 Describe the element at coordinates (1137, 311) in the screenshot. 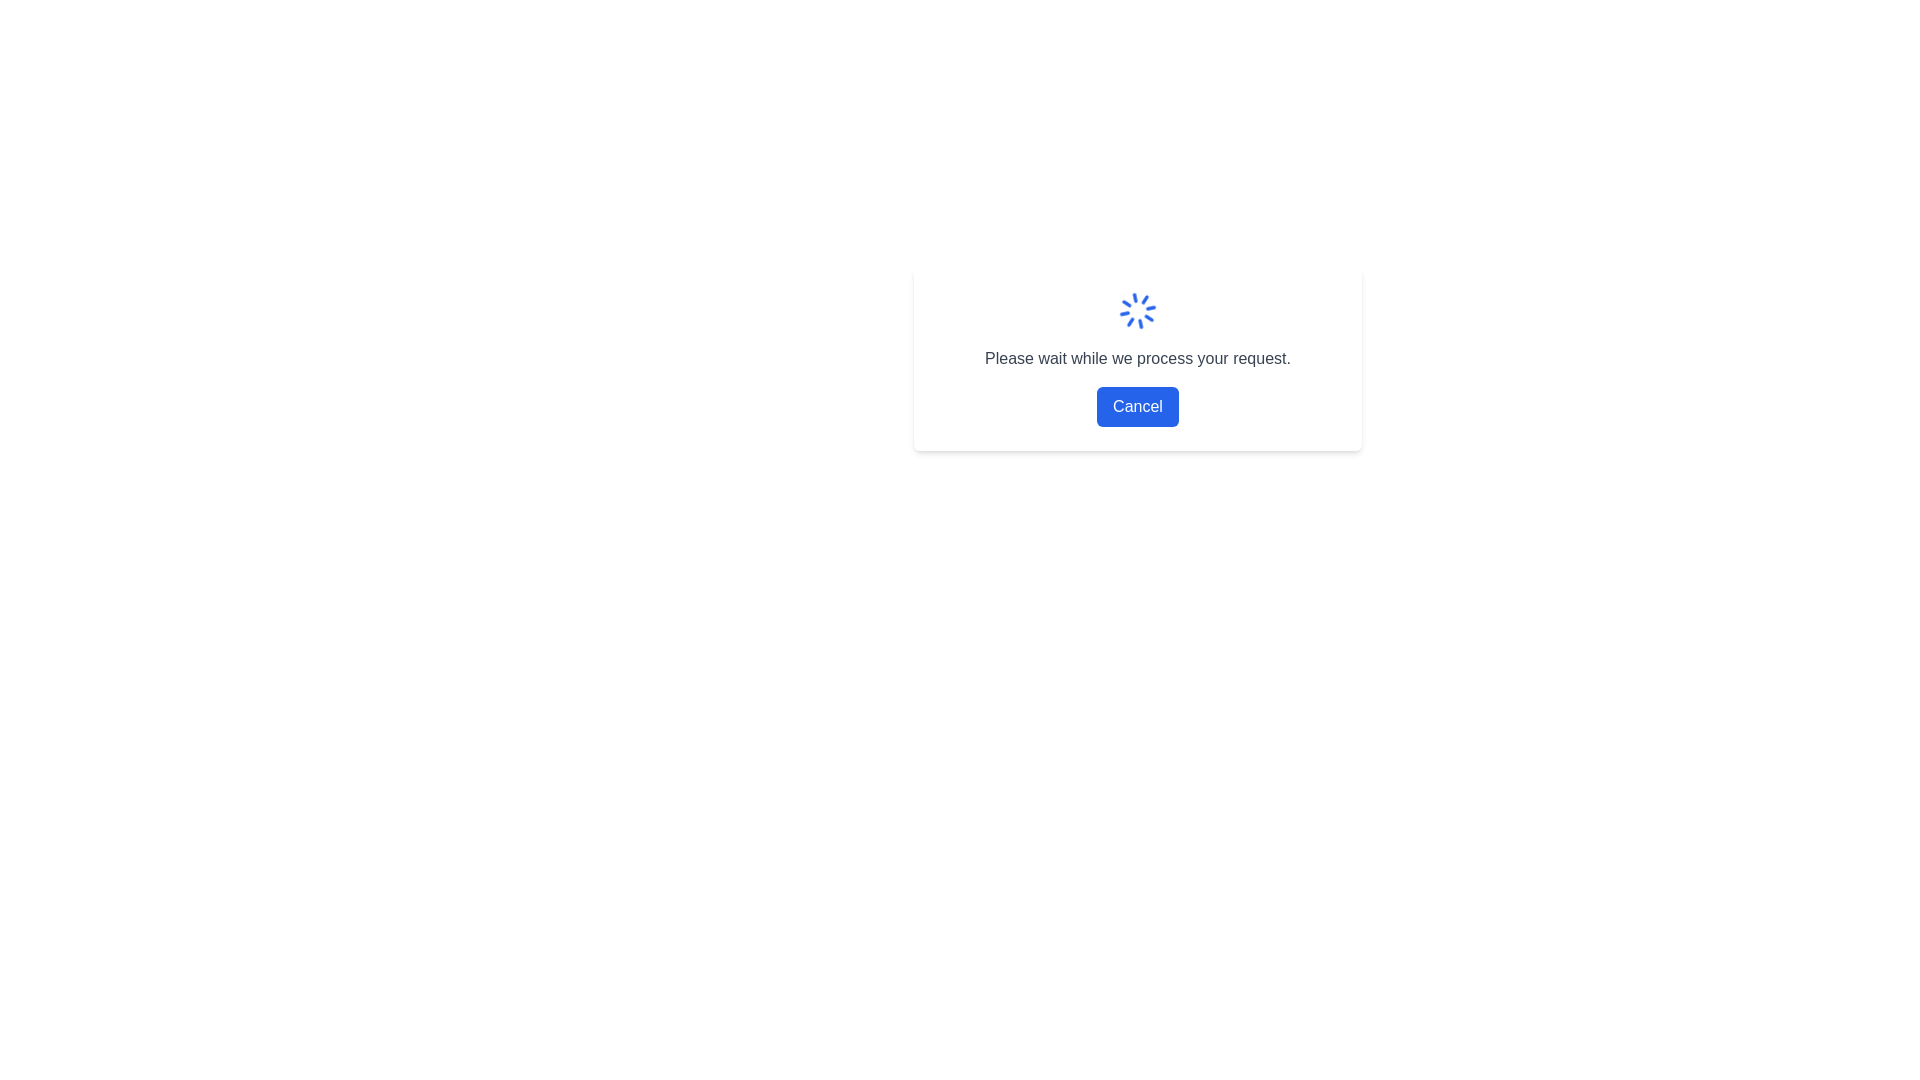

I see `the loading spinner icon, which is a circular blue animation indicating loading, located at the center-top of the modal dialog` at that location.